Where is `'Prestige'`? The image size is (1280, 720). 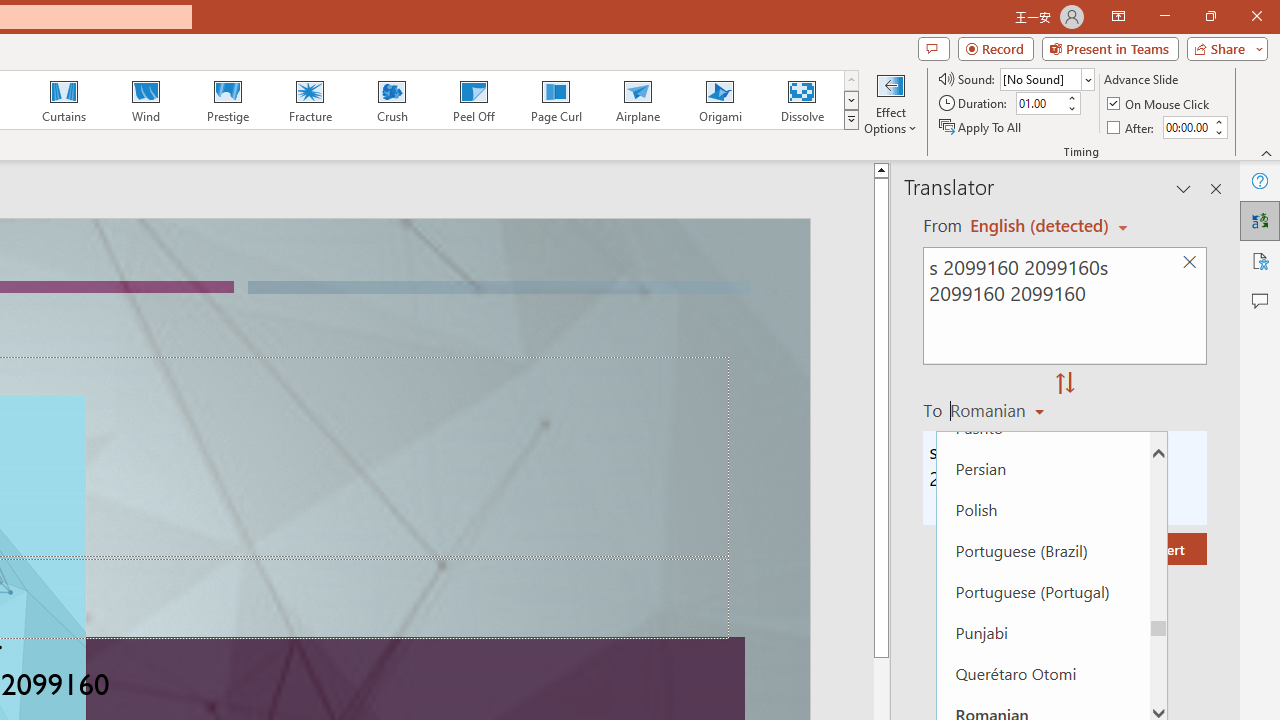 'Prestige' is located at coordinates (227, 100).